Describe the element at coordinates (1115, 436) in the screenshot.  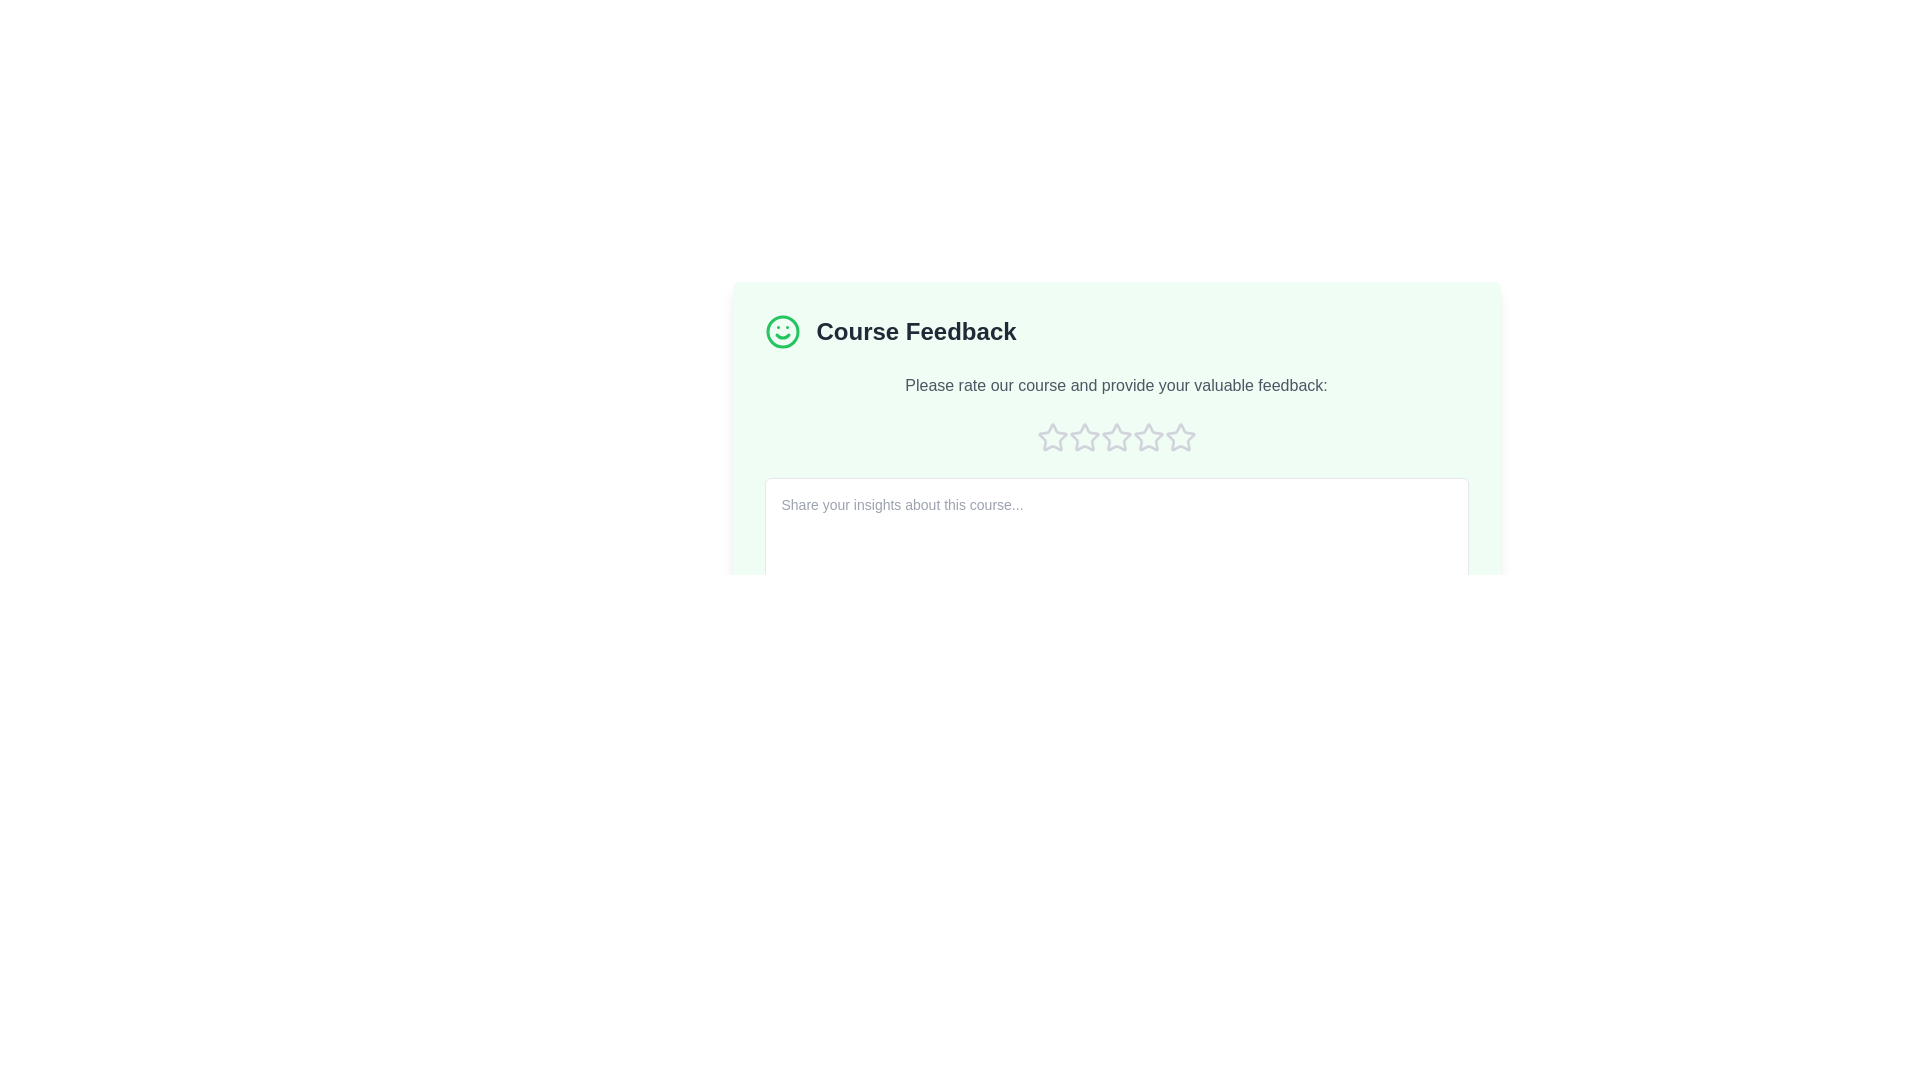
I see `the third hollow star icon in the rating section below the 'Course Feedback' heading` at that location.